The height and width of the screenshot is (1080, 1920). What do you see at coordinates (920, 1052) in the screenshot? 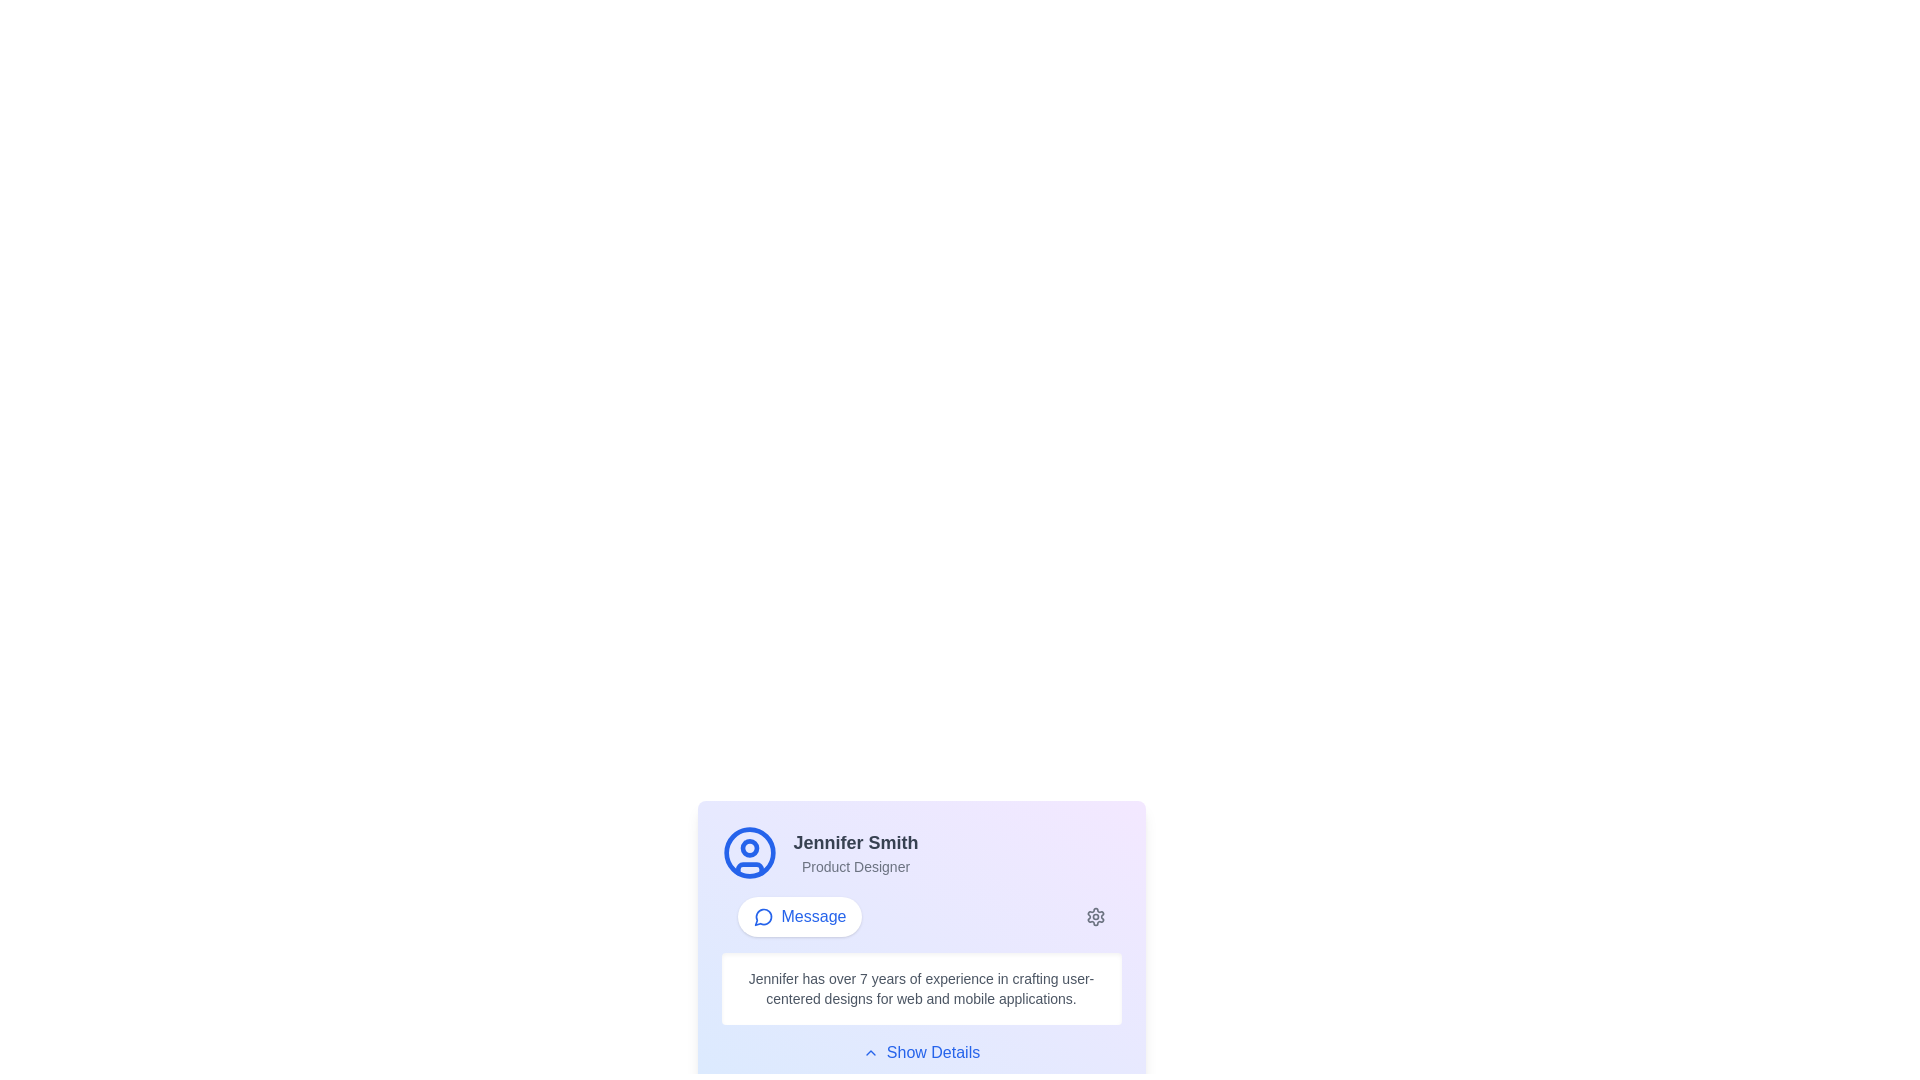
I see `the blue hyperlink styled as underlined text reading 'Show Details' located at the bottom of the interface card layout` at bounding box center [920, 1052].